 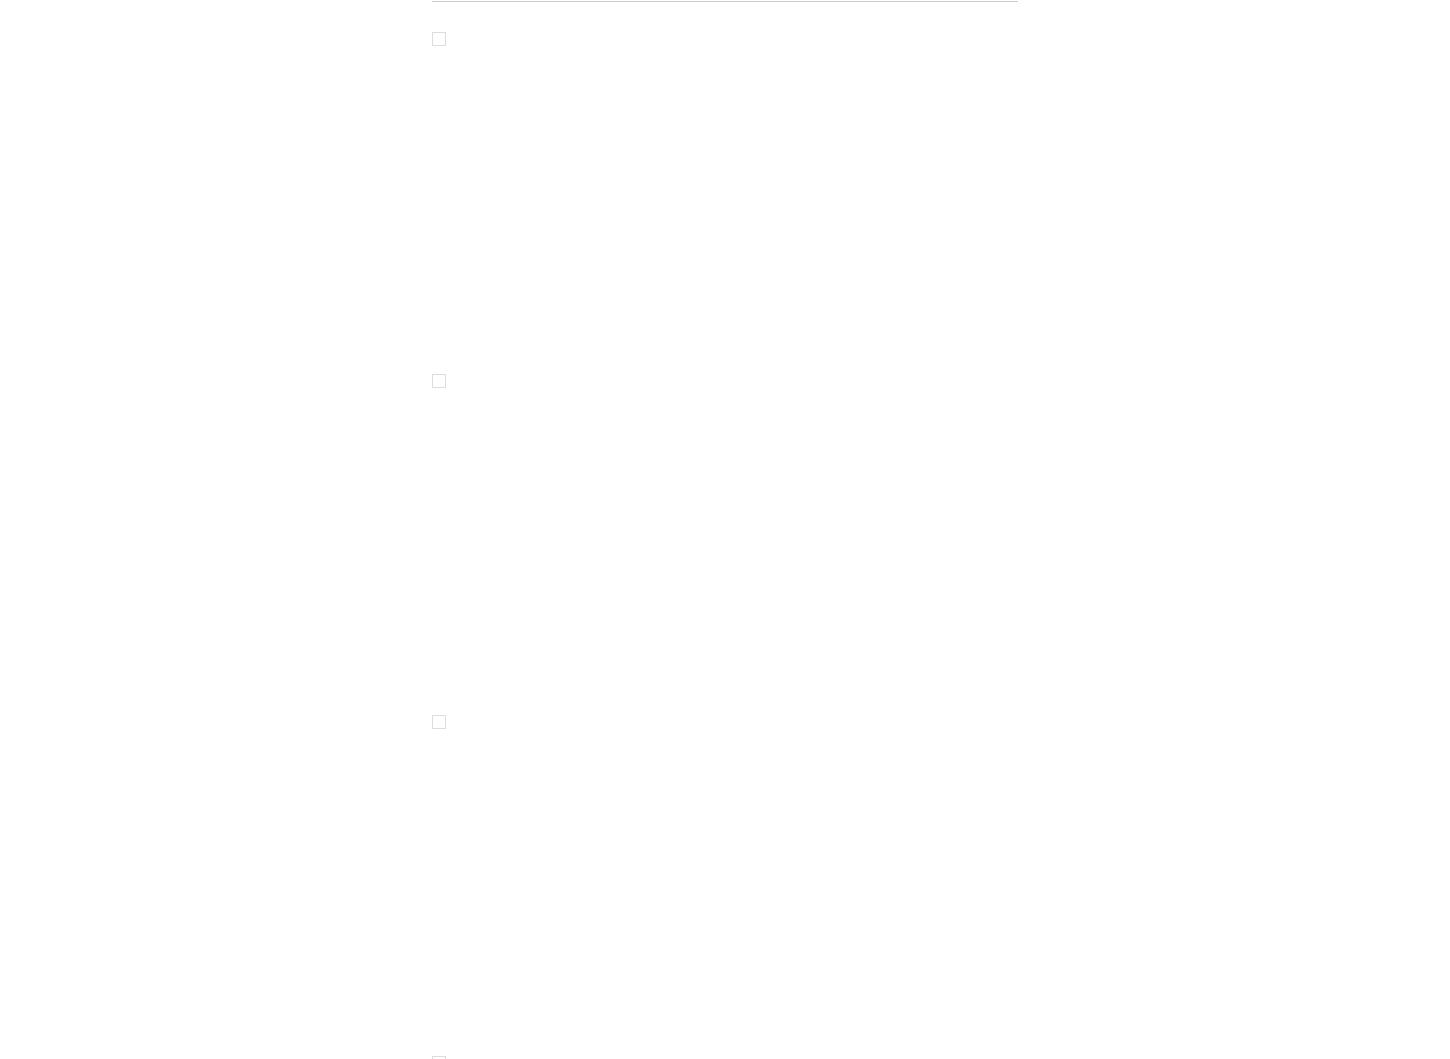 I want to click on 'Courtesy of the Institute of Classical Architecture & Art', so click(x=609, y=282).